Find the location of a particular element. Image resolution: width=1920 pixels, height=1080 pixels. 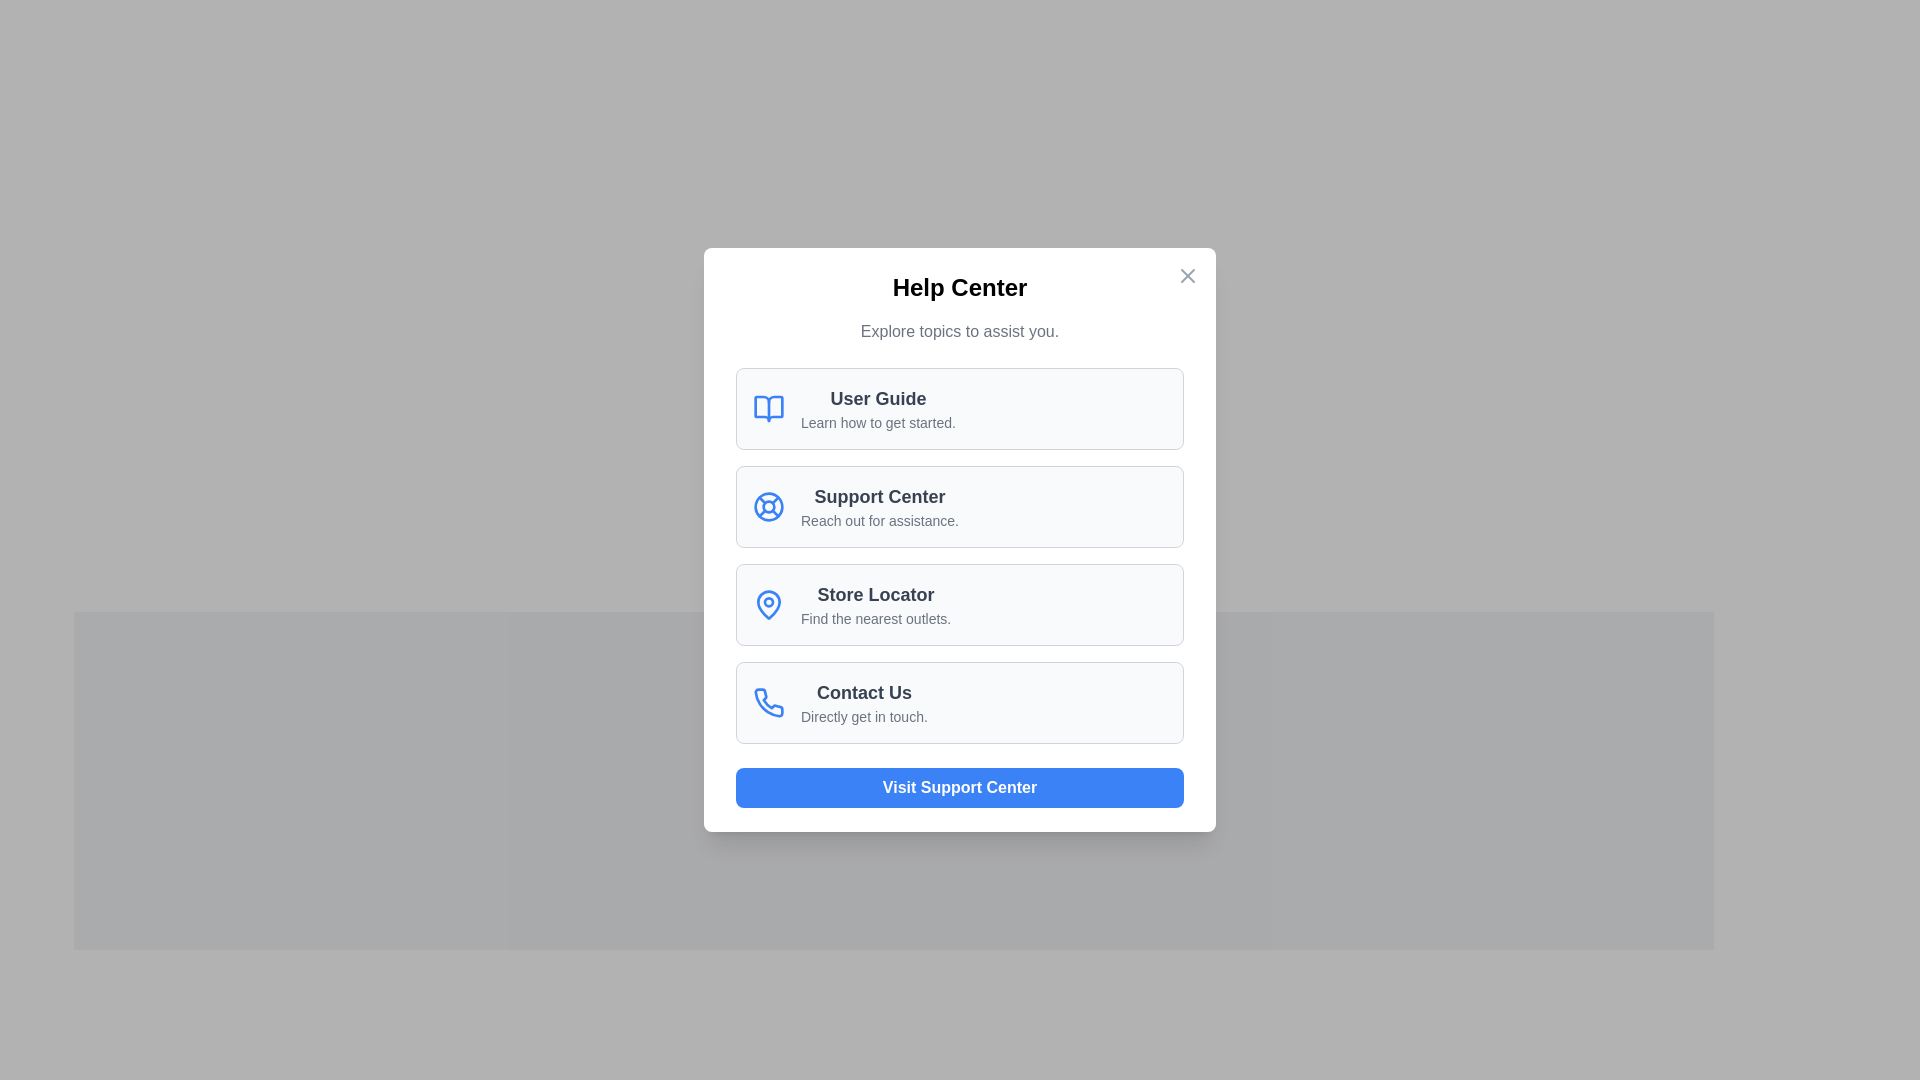

the contact icon located next to 'Contact Us' in the Help Center menu for identification is located at coordinates (768, 701).